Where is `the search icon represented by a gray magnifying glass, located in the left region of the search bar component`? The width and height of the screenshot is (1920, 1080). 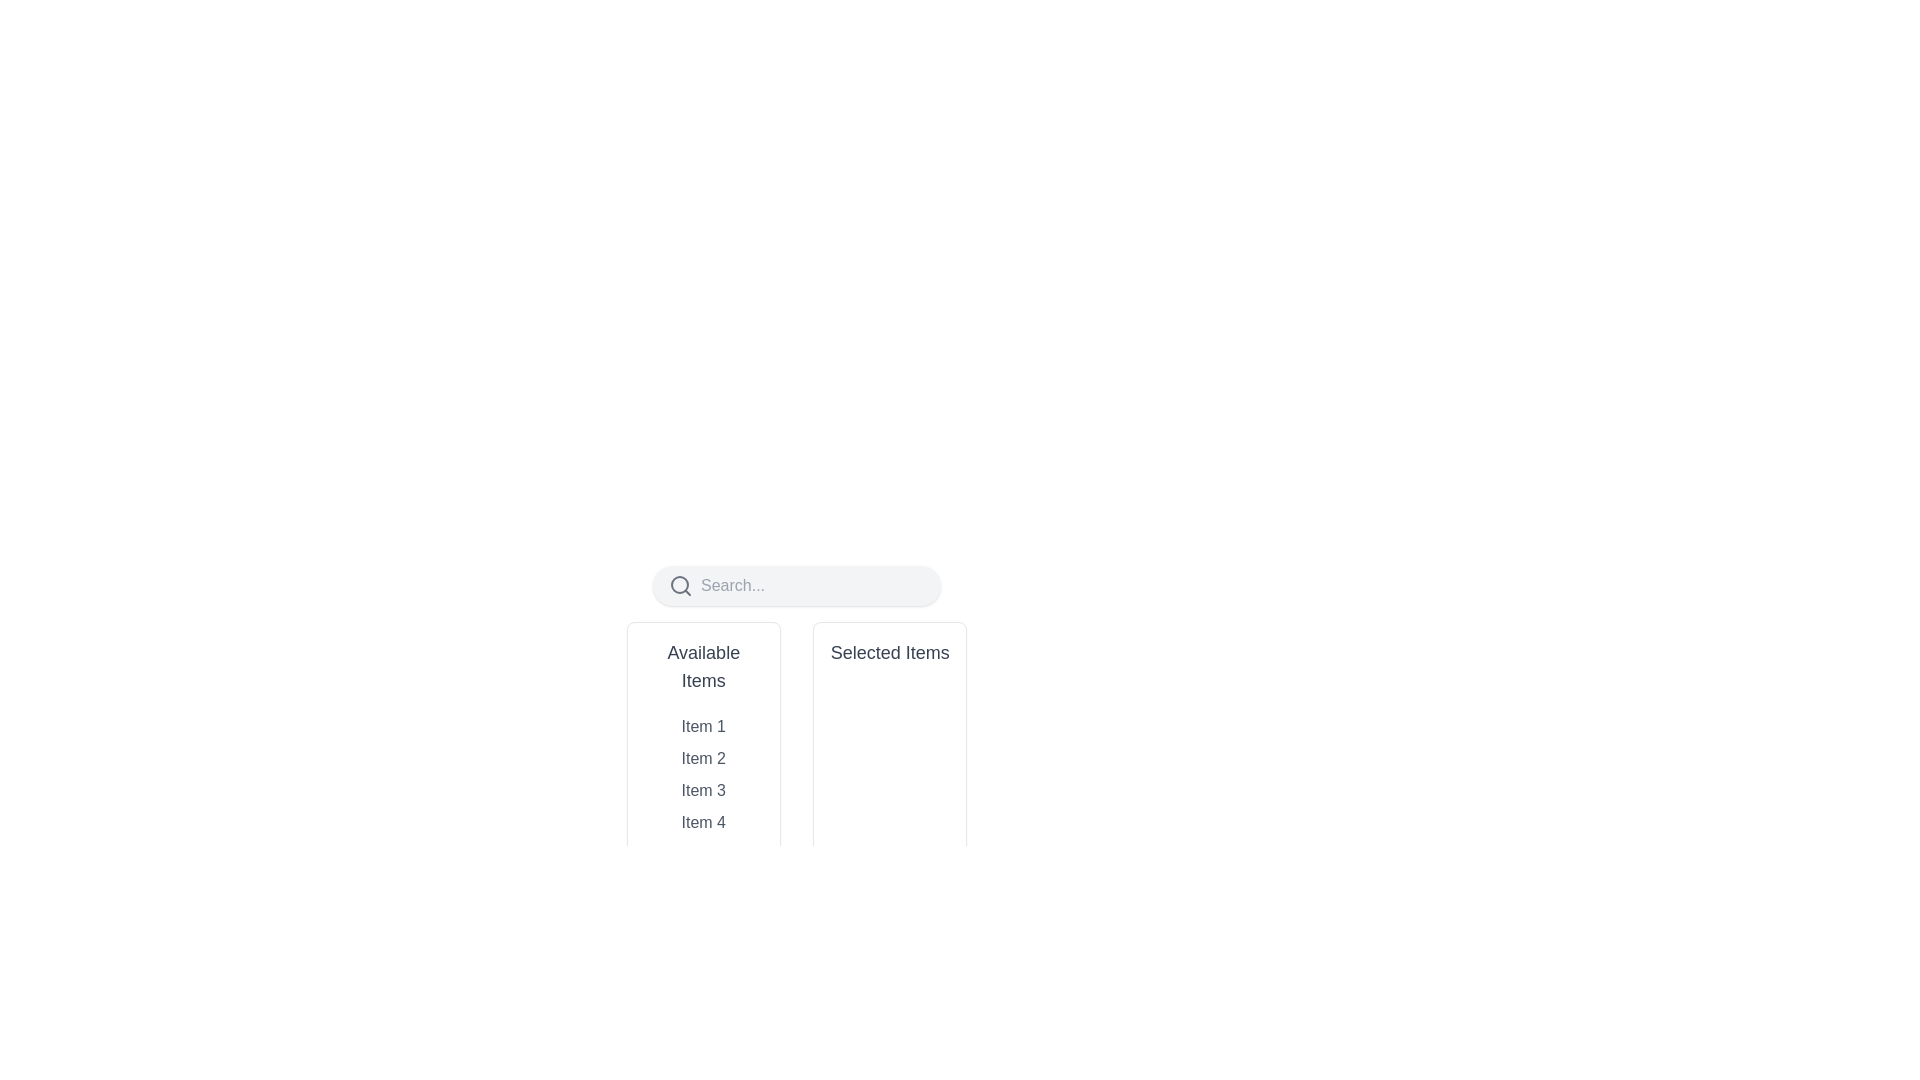 the search icon represented by a gray magnifying glass, located in the left region of the search bar component is located at coordinates (681, 585).